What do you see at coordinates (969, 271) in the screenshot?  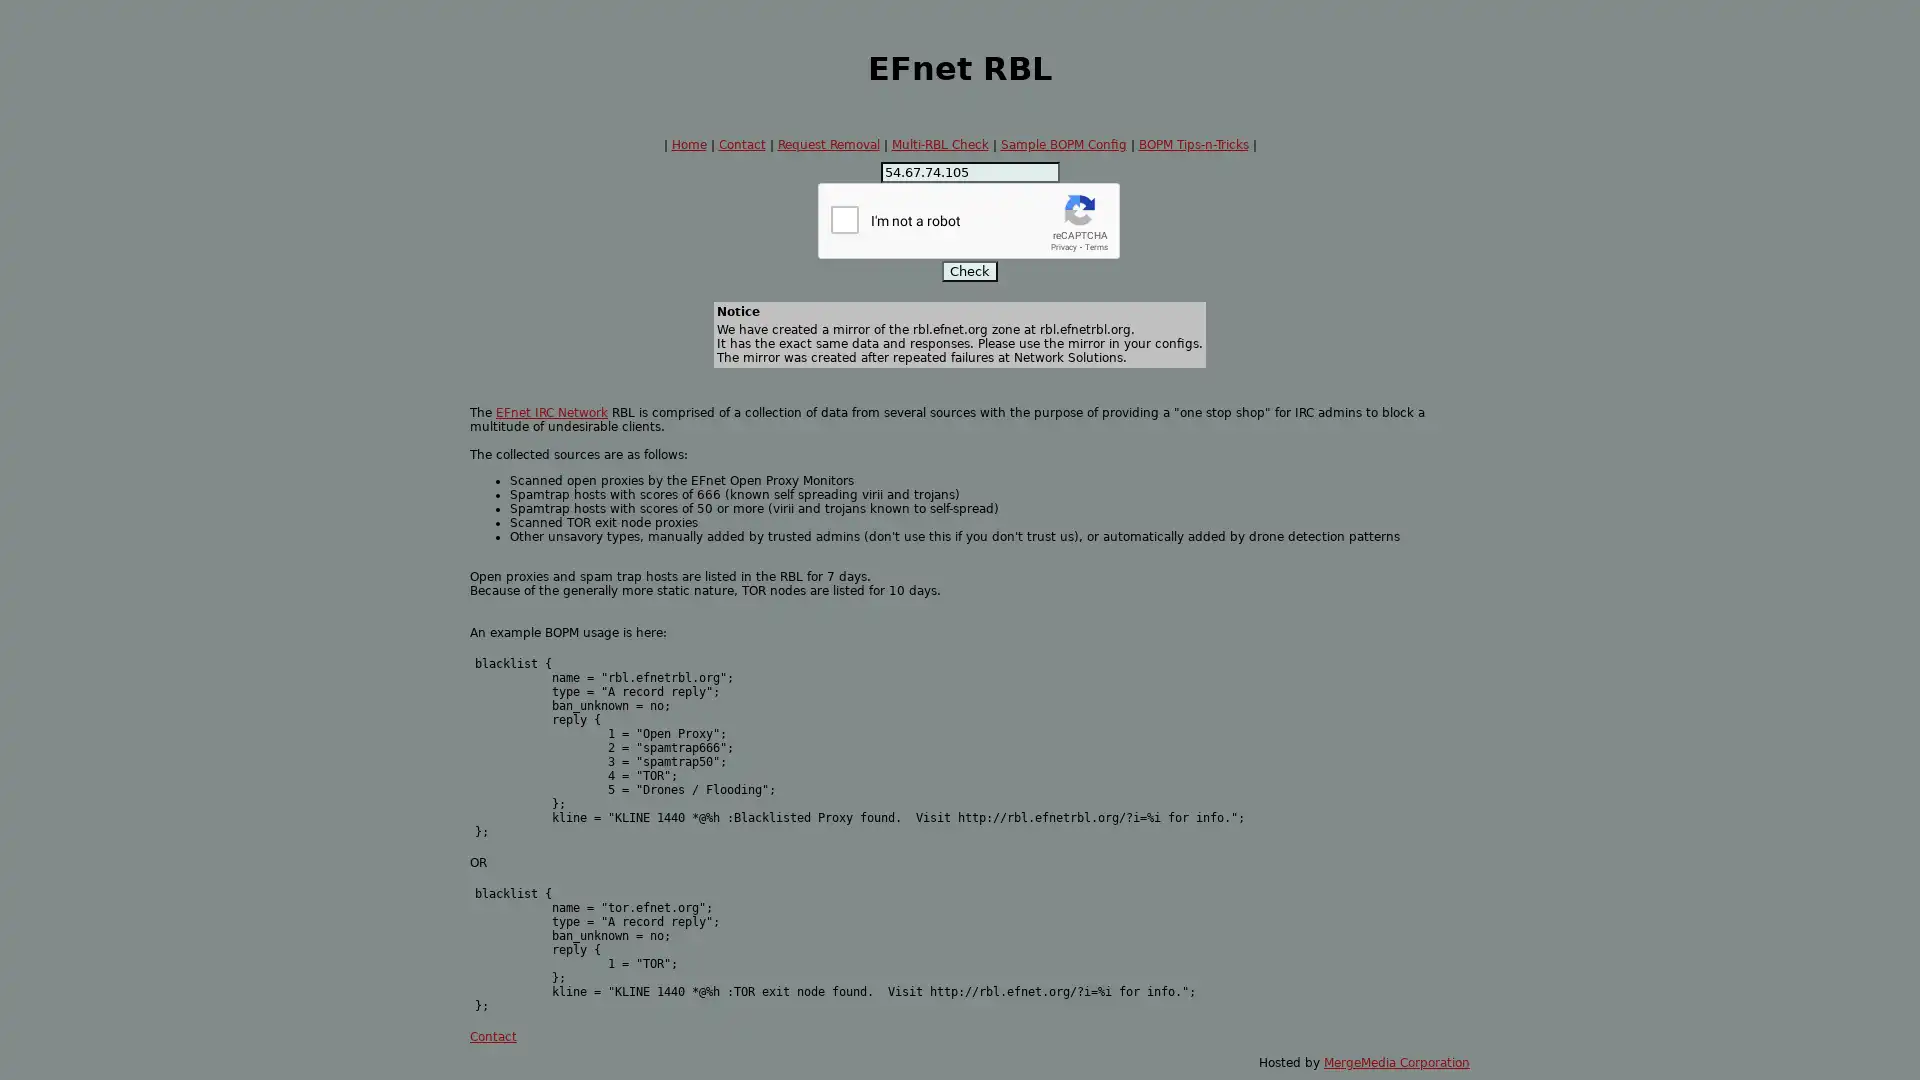 I see `Check` at bounding box center [969, 271].